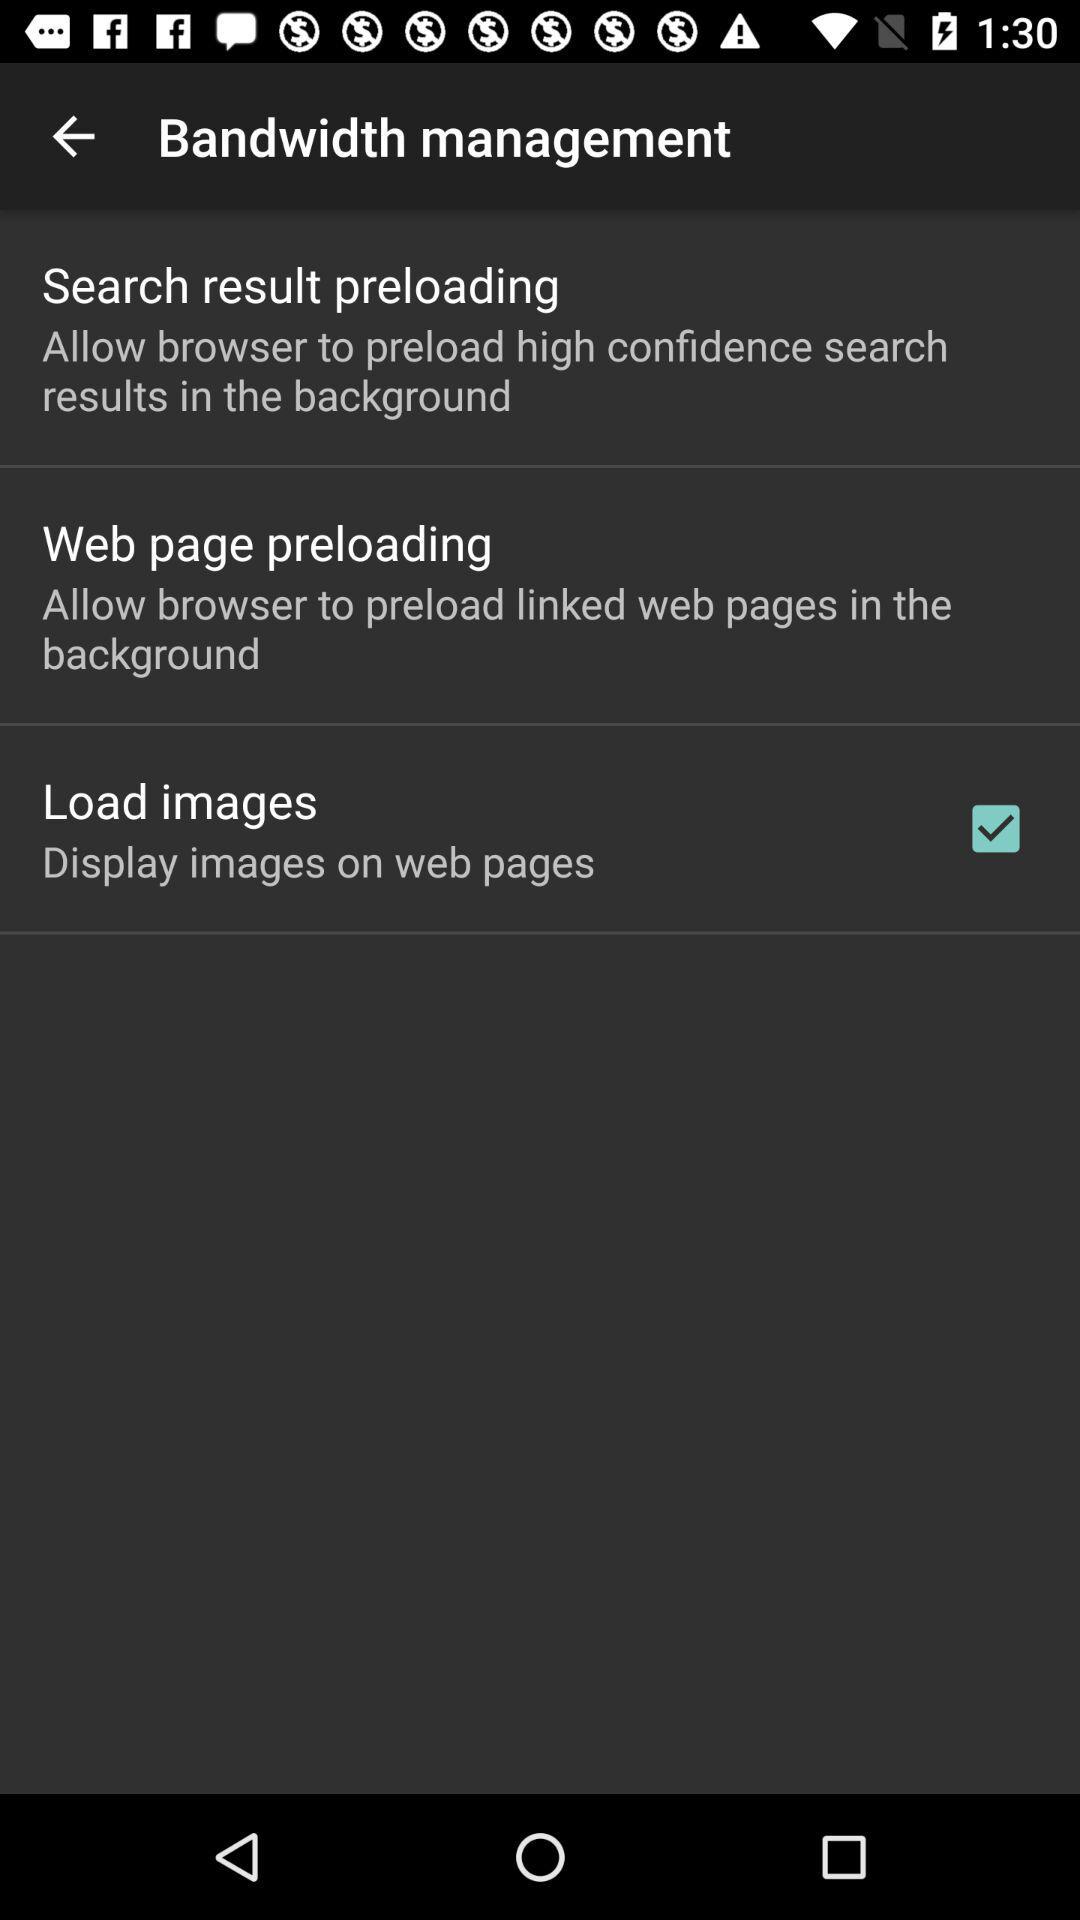  Describe the element at coordinates (180, 800) in the screenshot. I see `load images item` at that location.